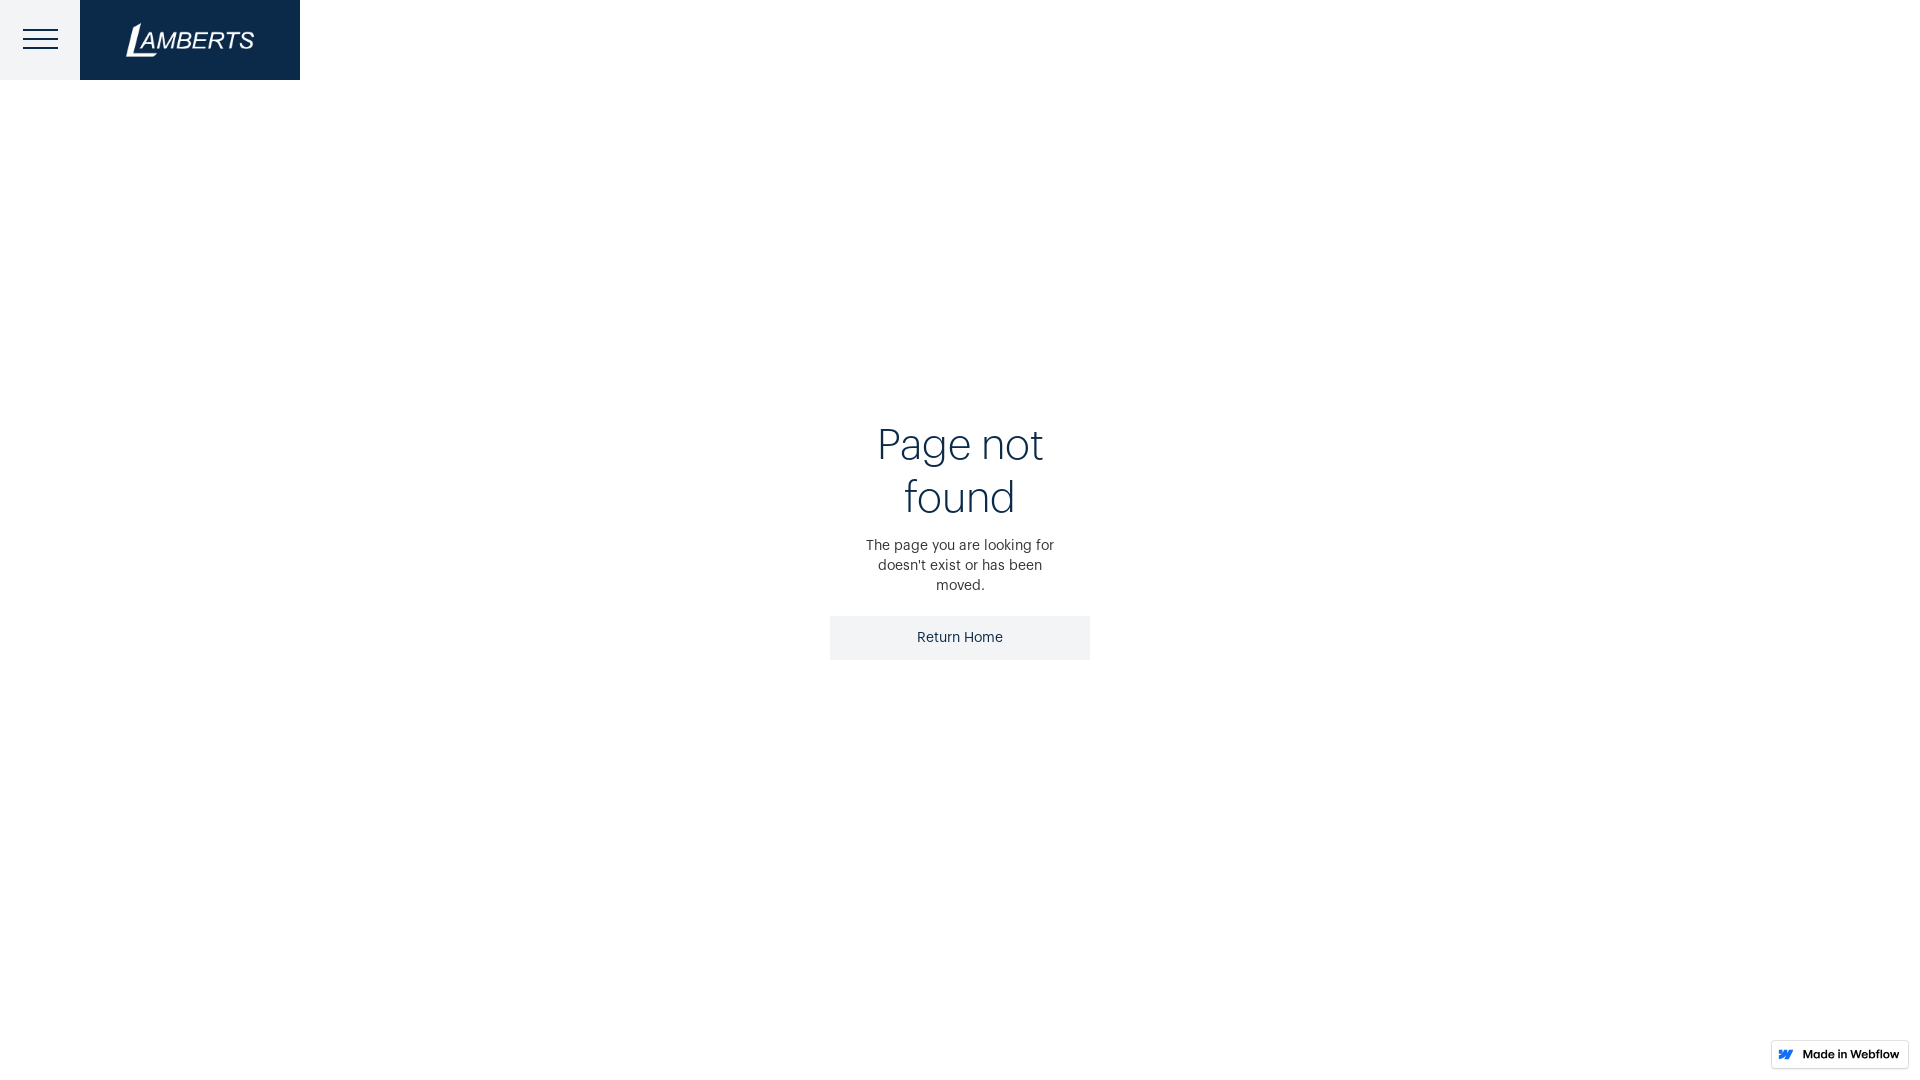  I want to click on 'Return Home', so click(960, 637).